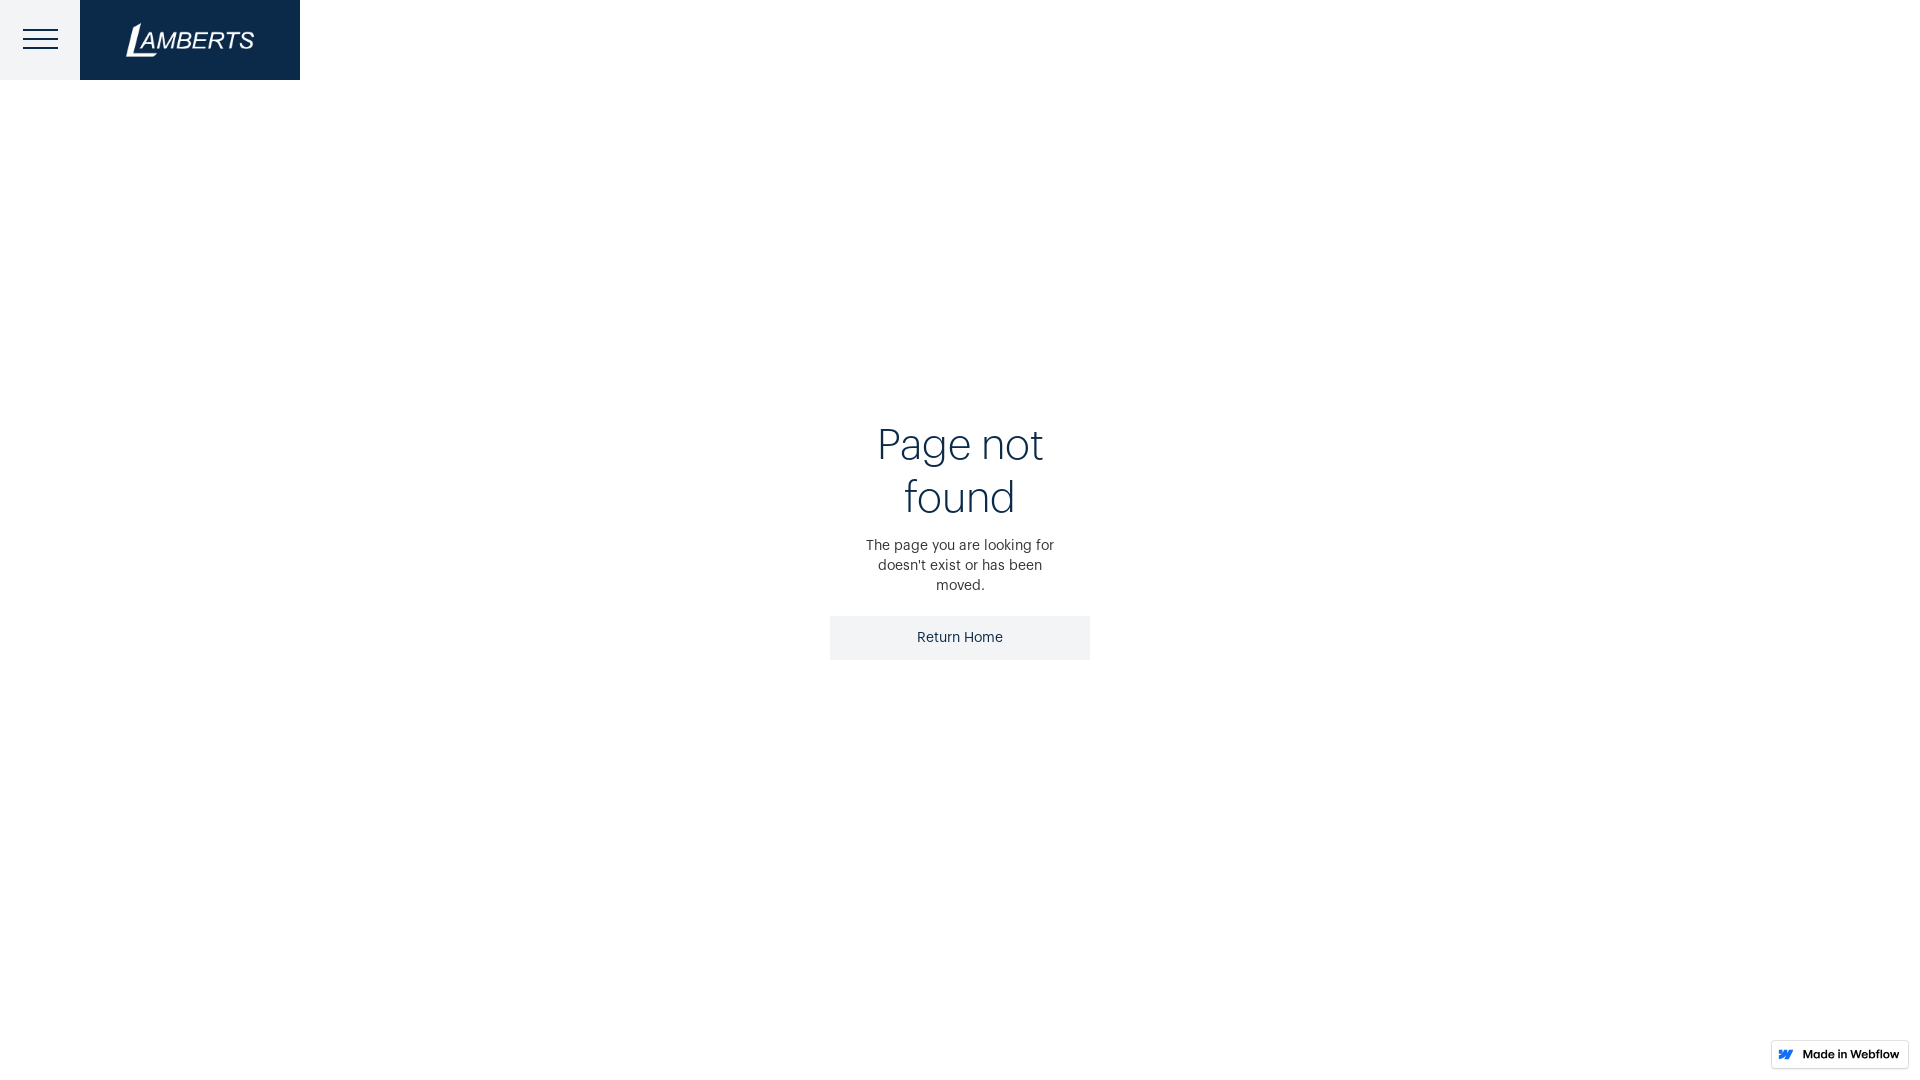  I want to click on 'Return Home', so click(960, 637).